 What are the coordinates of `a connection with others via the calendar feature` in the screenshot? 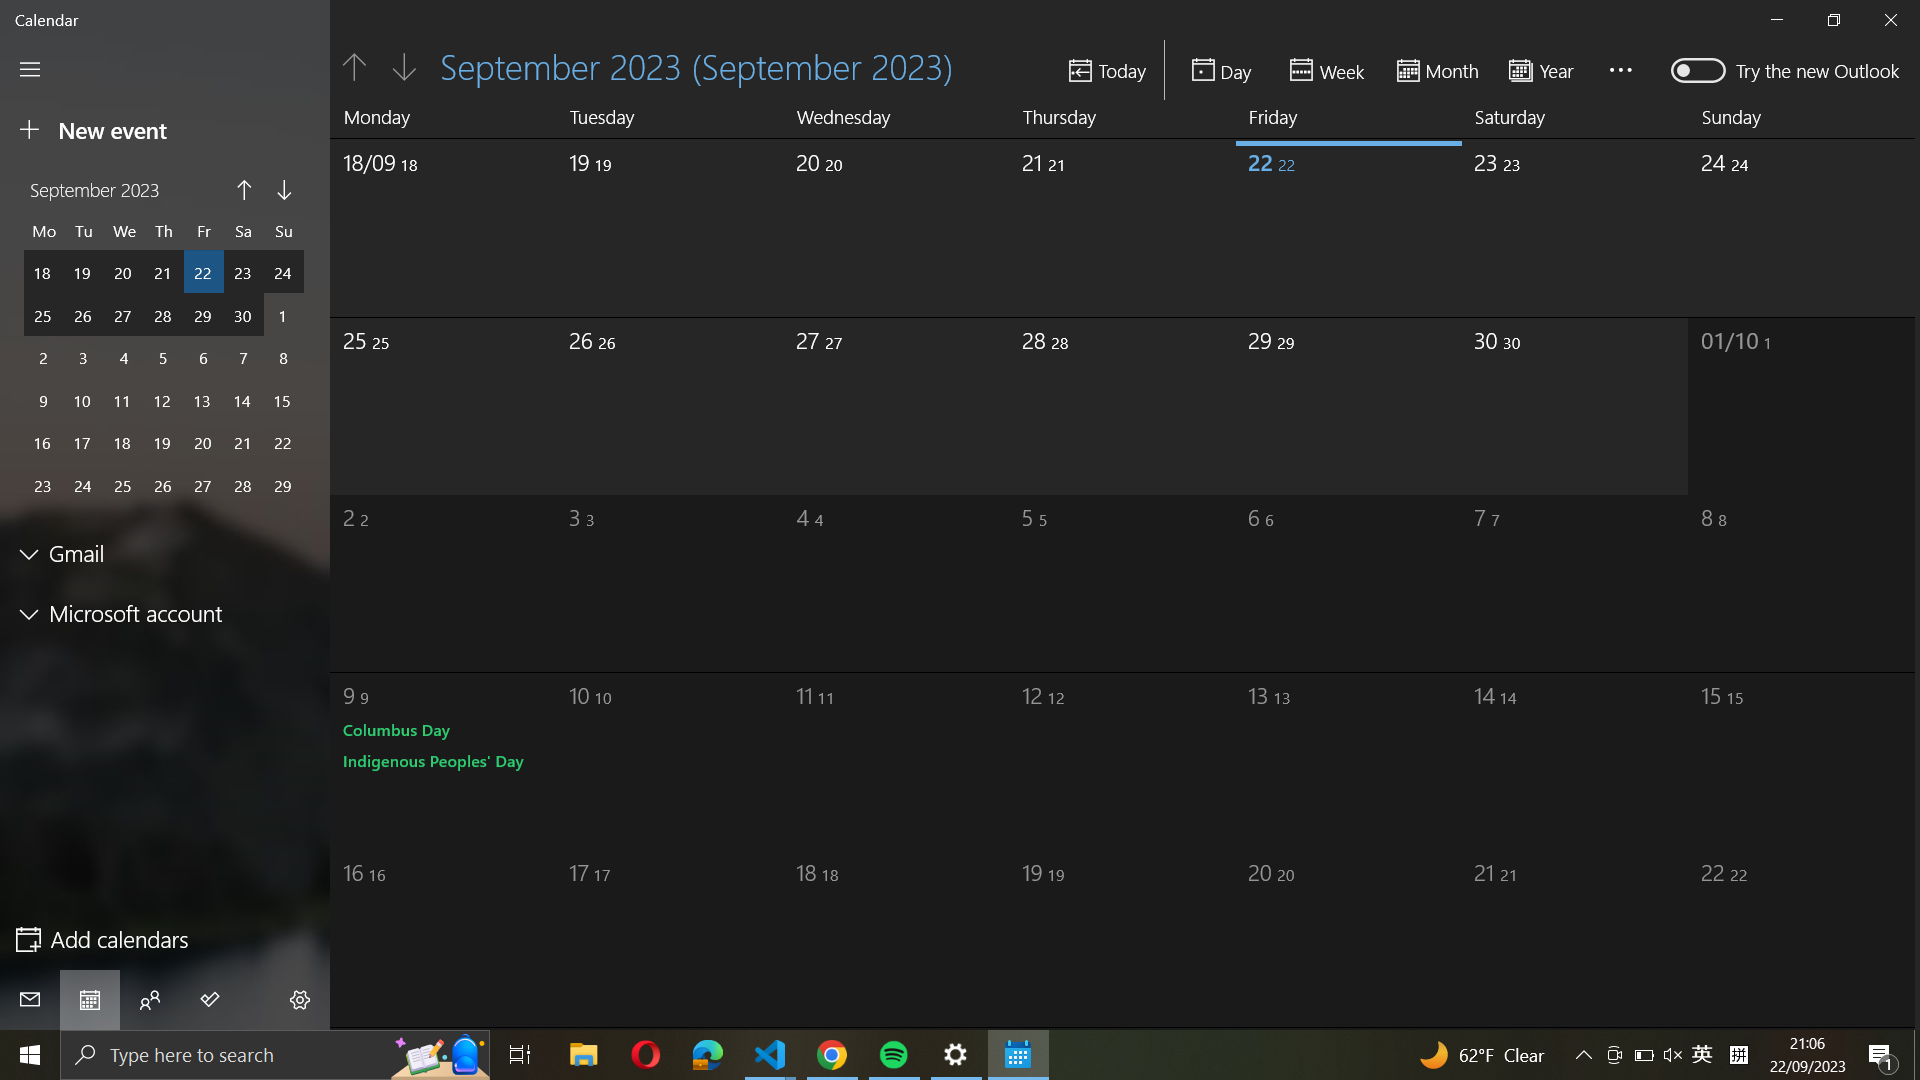 It's located at (149, 999).